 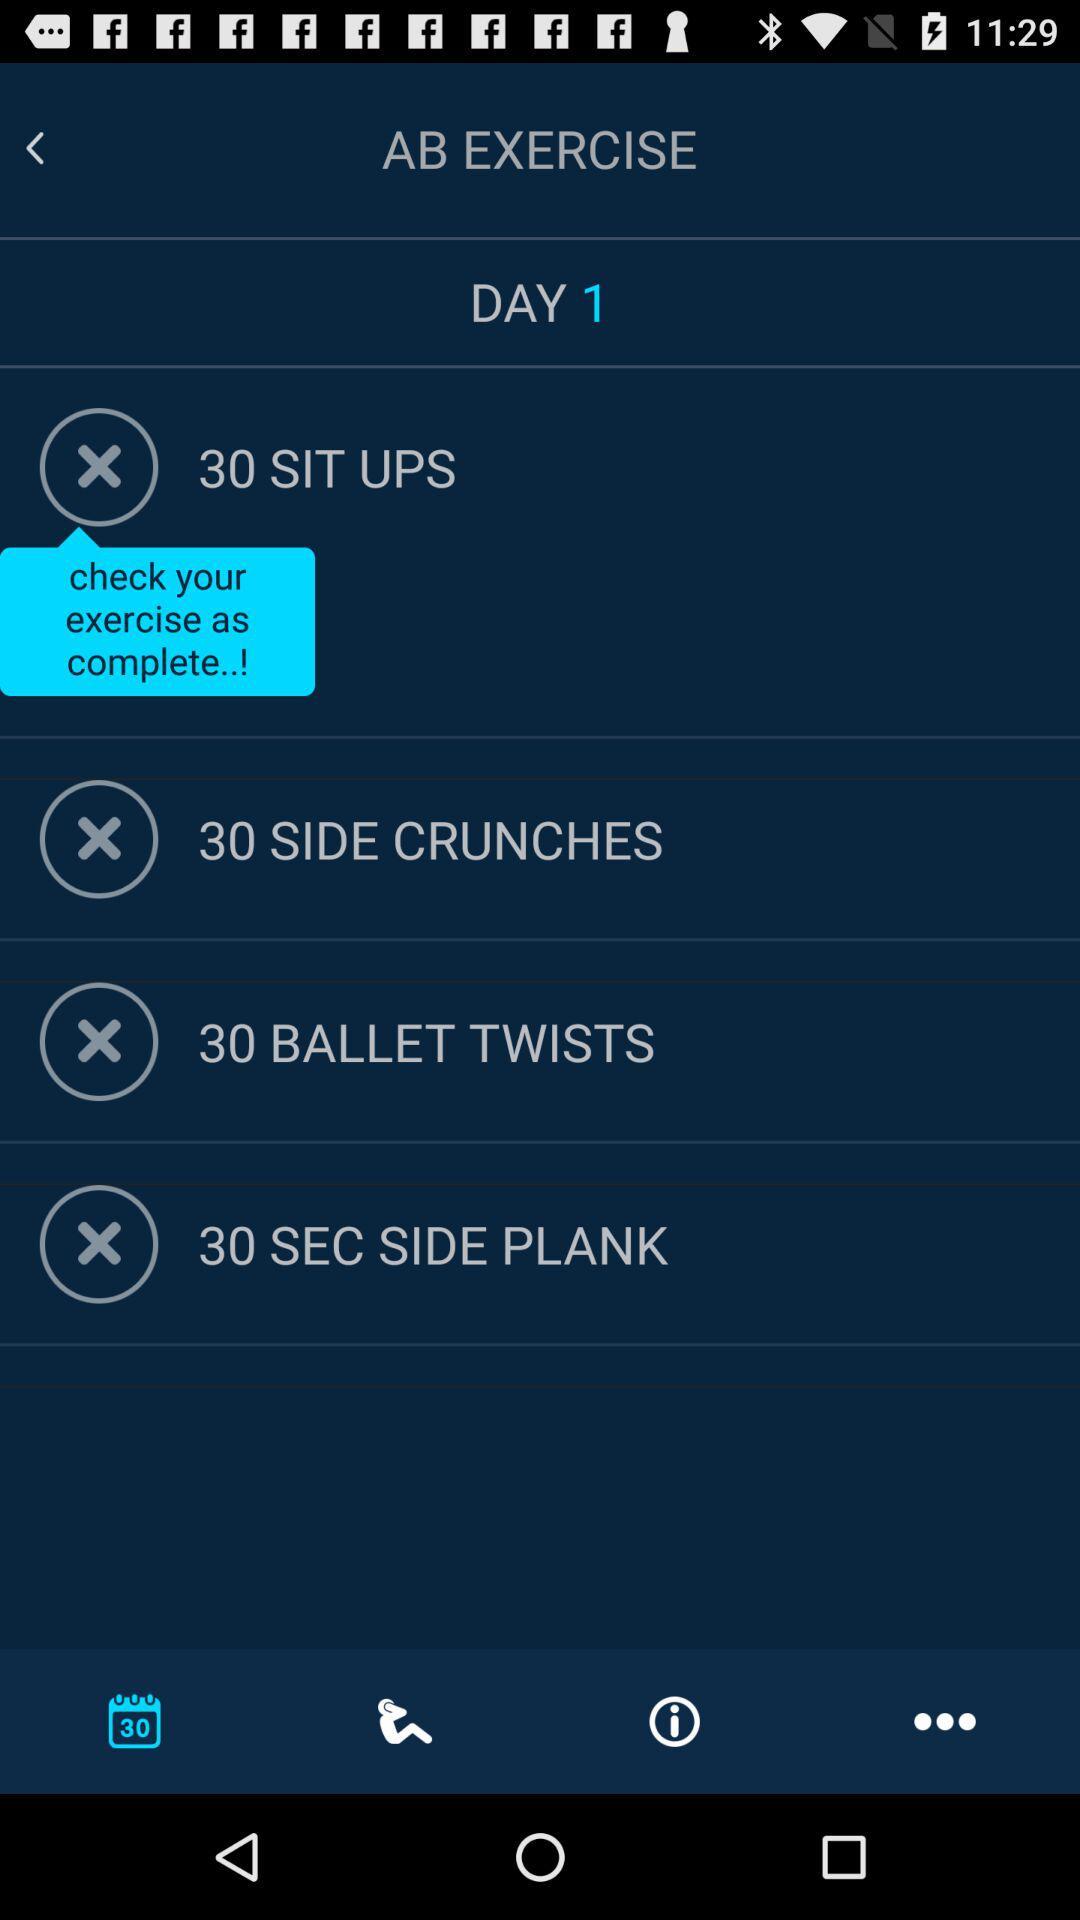 What do you see at coordinates (58, 147) in the screenshot?
I see `previous` at bounding box center [58, 147].